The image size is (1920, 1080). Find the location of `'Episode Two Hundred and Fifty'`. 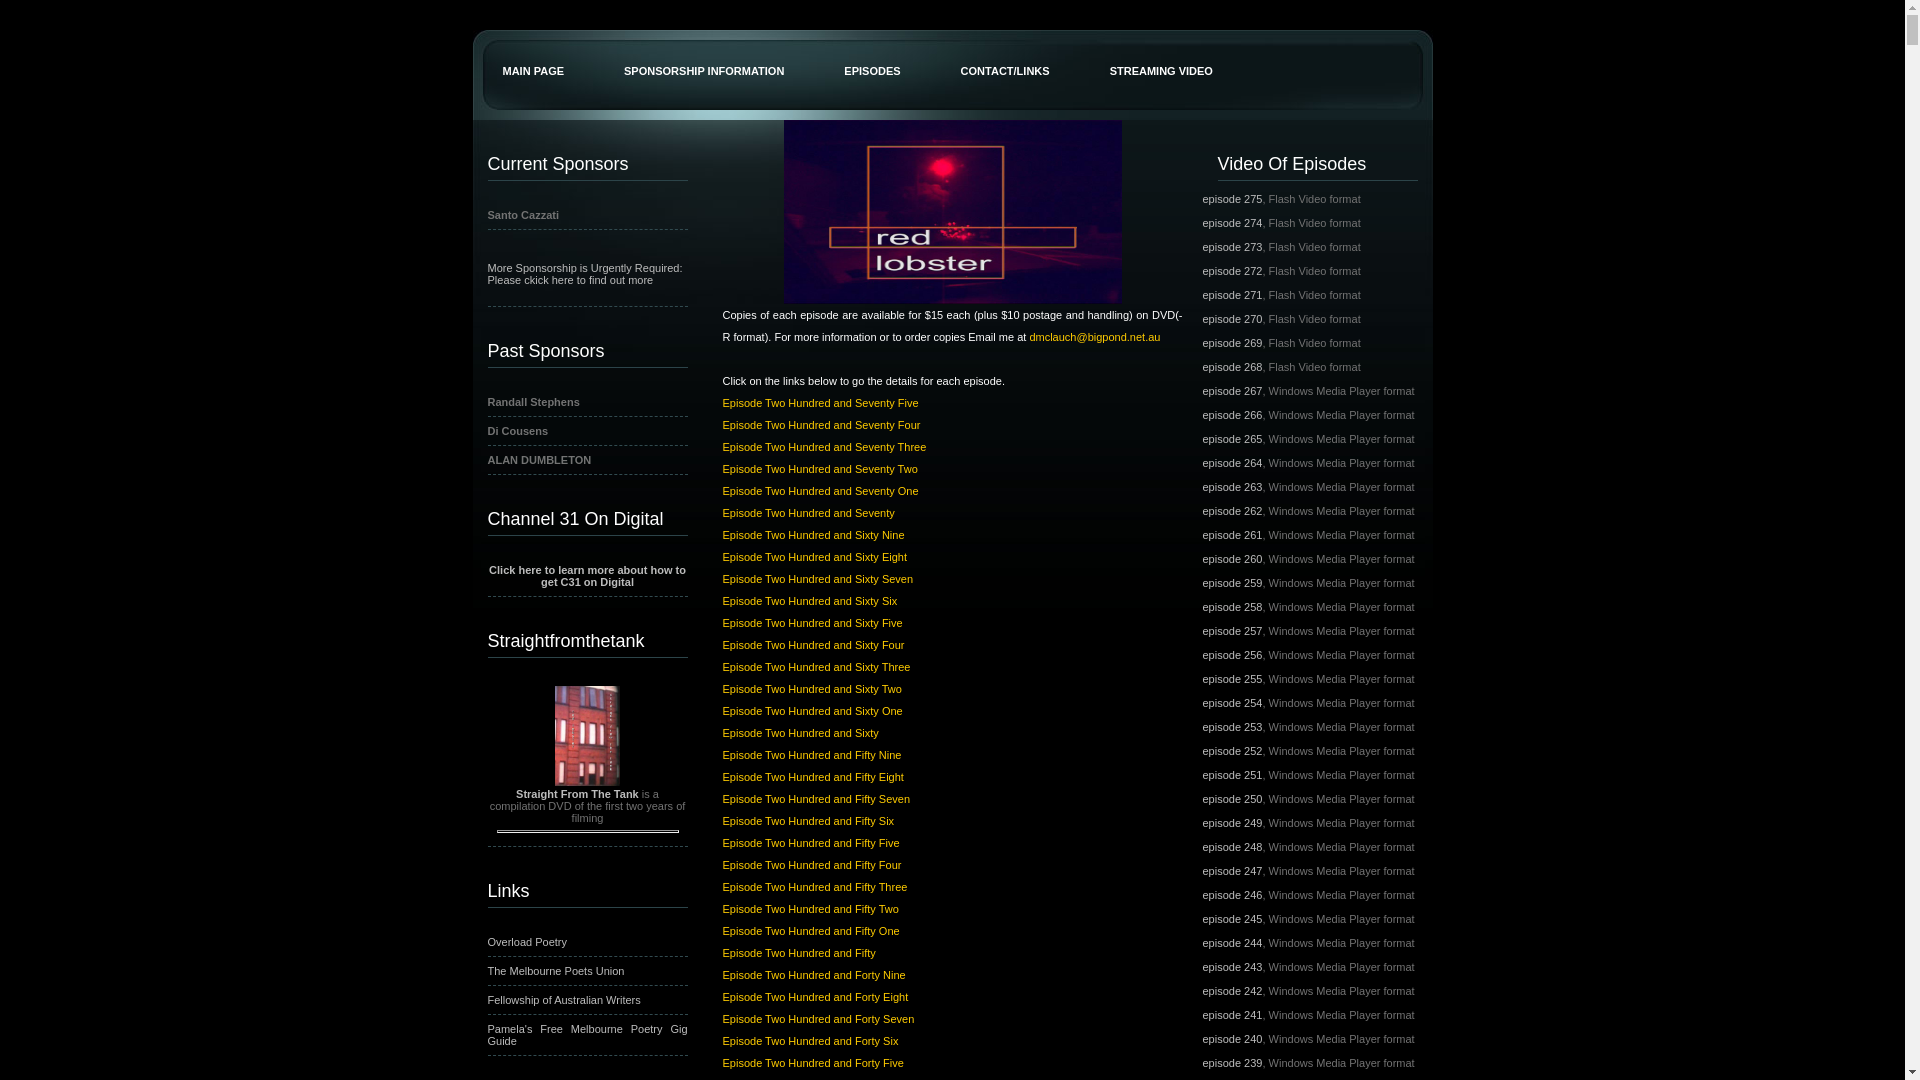

'Episode Two Hundred and Fifty' is located at coordinates (720, 951).